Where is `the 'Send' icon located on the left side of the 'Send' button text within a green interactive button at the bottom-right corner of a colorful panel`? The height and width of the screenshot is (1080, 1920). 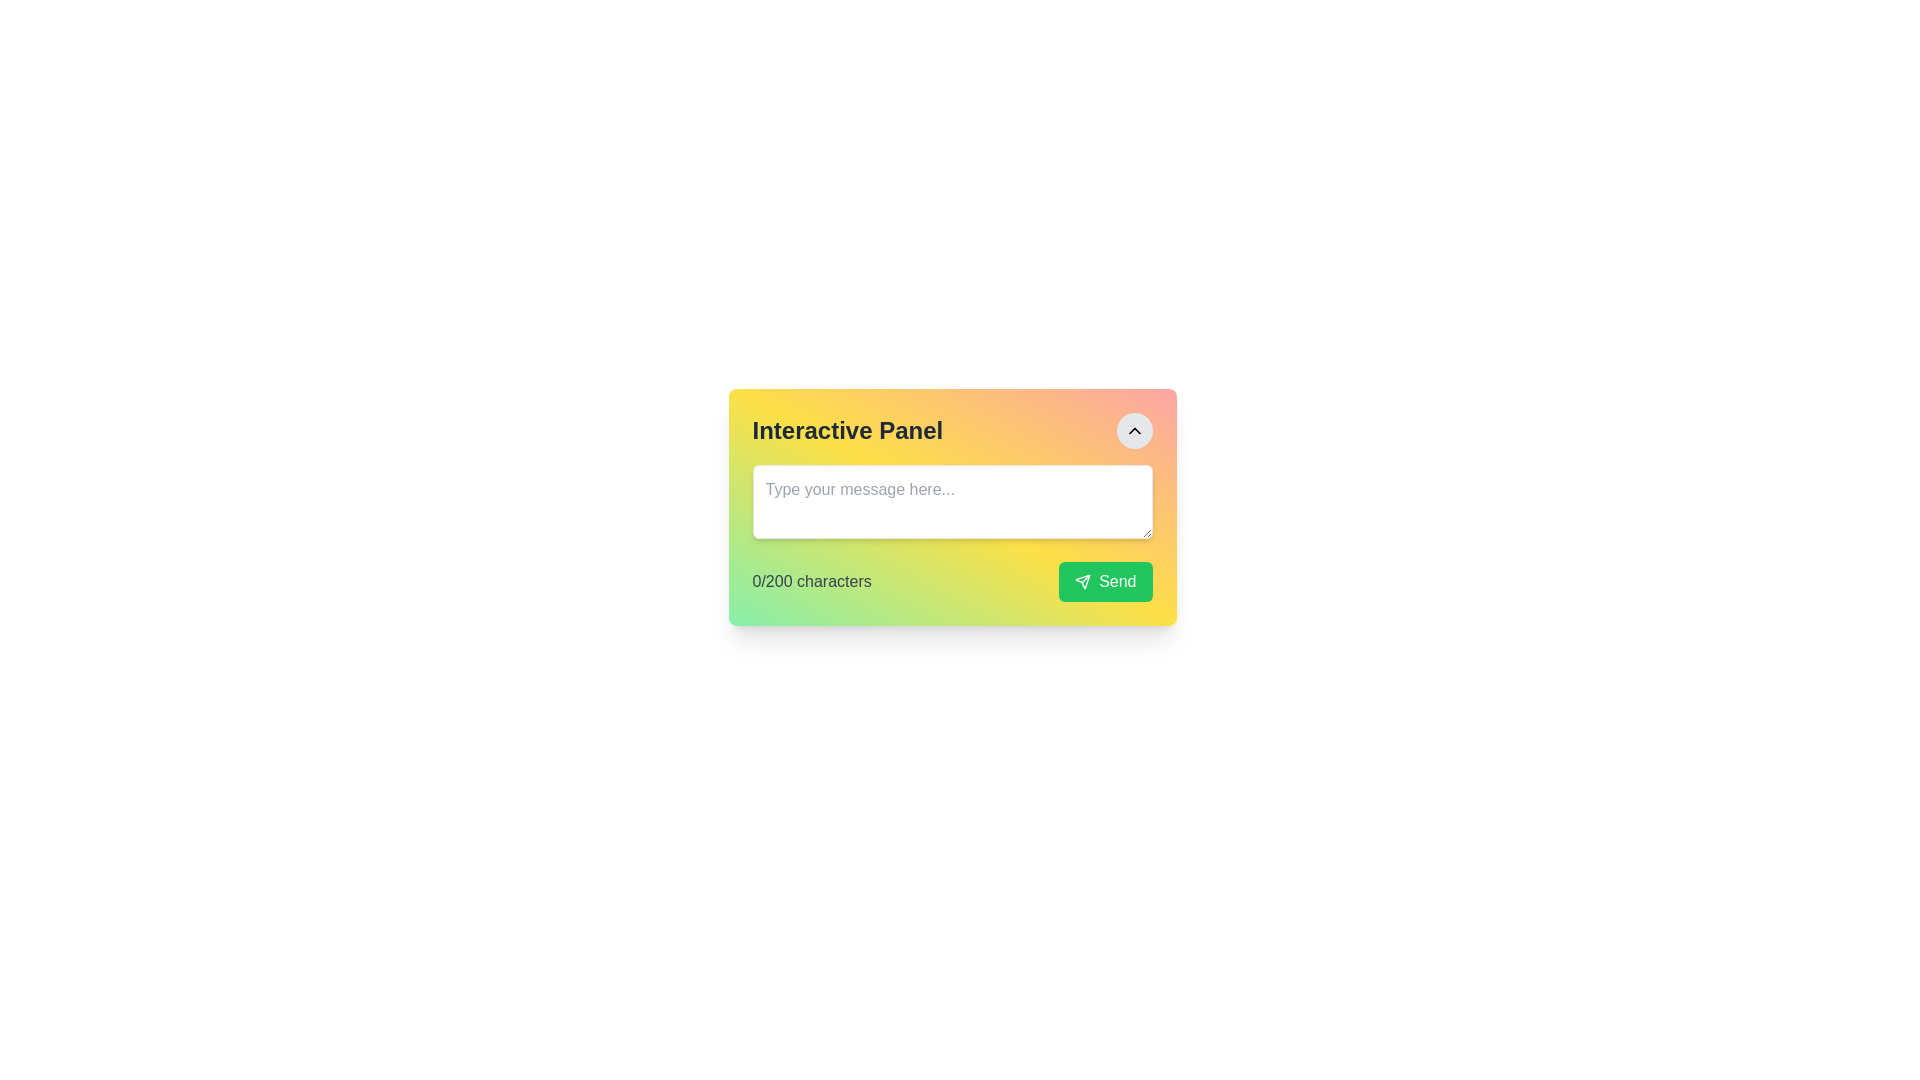 the 'Send' icon located on the left side of the 'Send' button text within a green interactive button at the bottom-right corner of a colorful panel is located at coordinates (1082, 582).